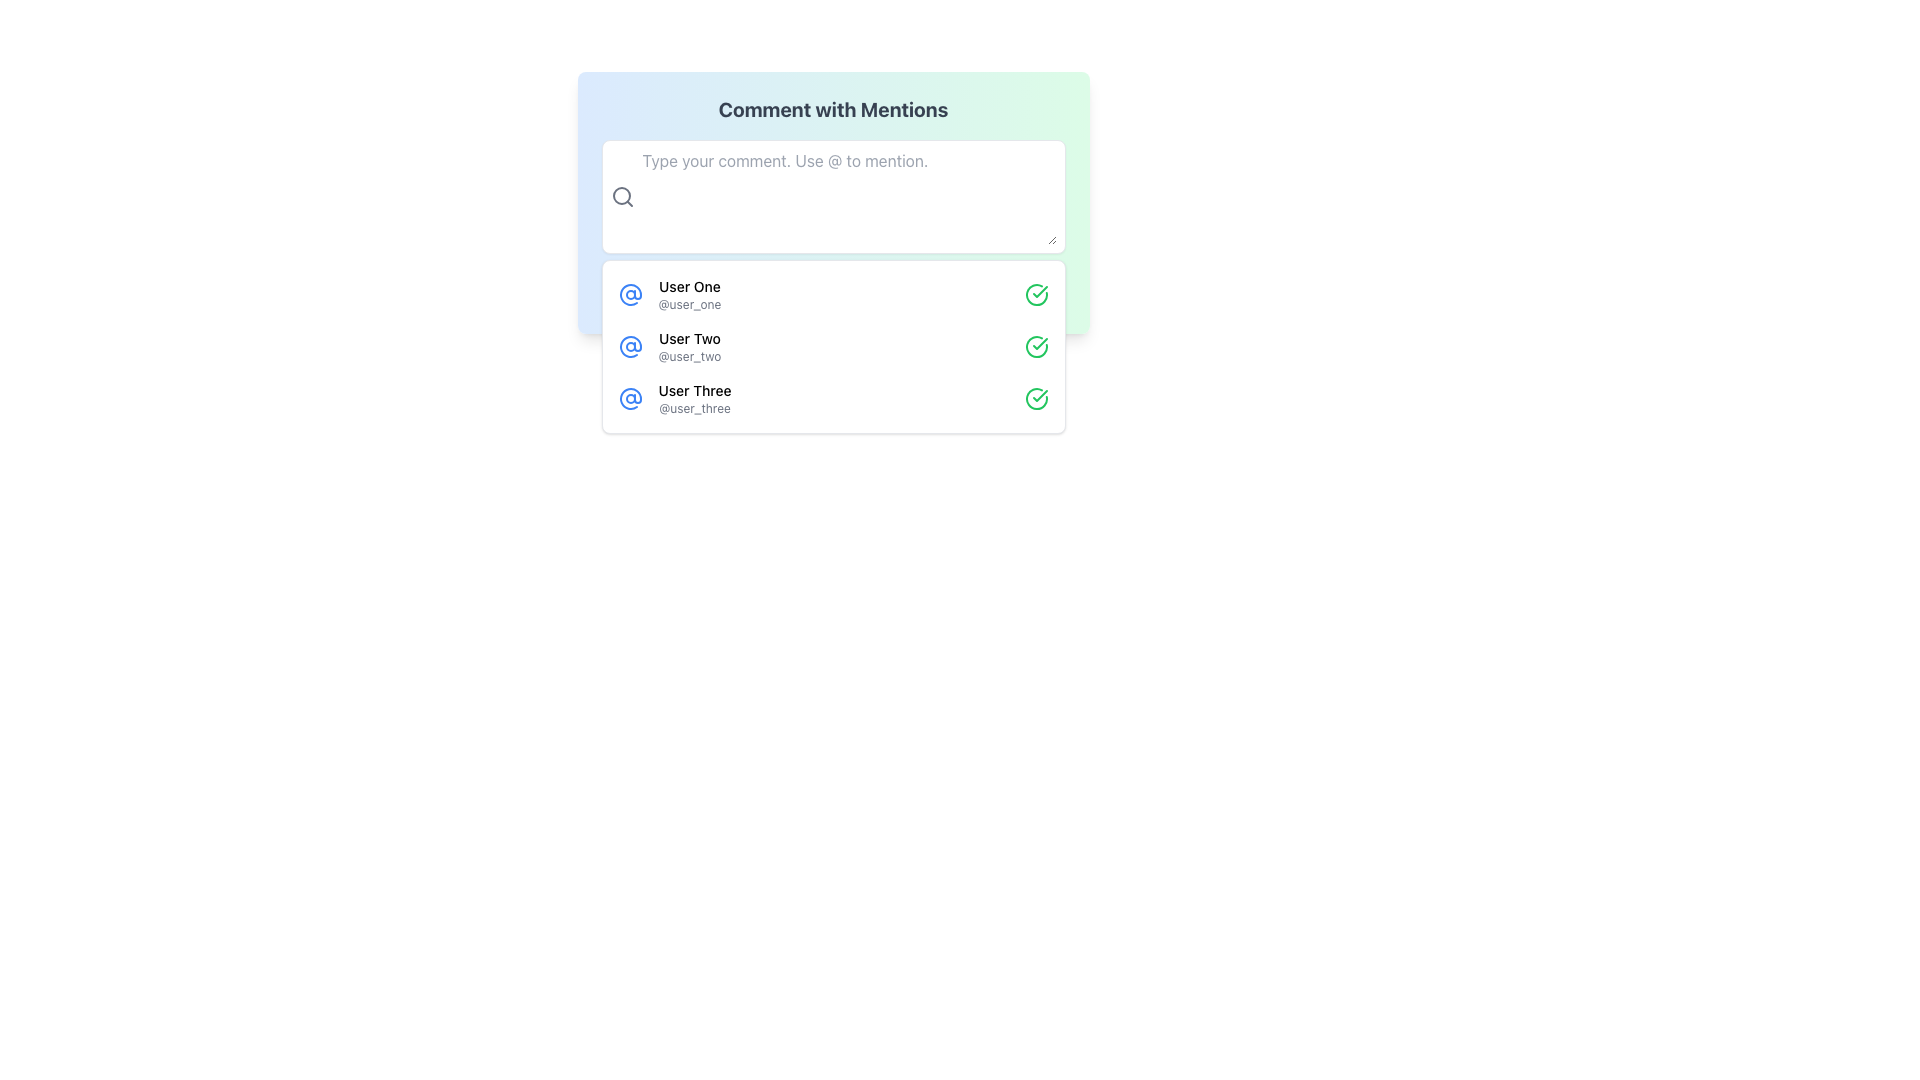 The width and height of the screenshot is (1920, 1080). I want to click on the second list item that allows a user to select '@user_two' in the user mention dropdown interface, so click(833, 346).